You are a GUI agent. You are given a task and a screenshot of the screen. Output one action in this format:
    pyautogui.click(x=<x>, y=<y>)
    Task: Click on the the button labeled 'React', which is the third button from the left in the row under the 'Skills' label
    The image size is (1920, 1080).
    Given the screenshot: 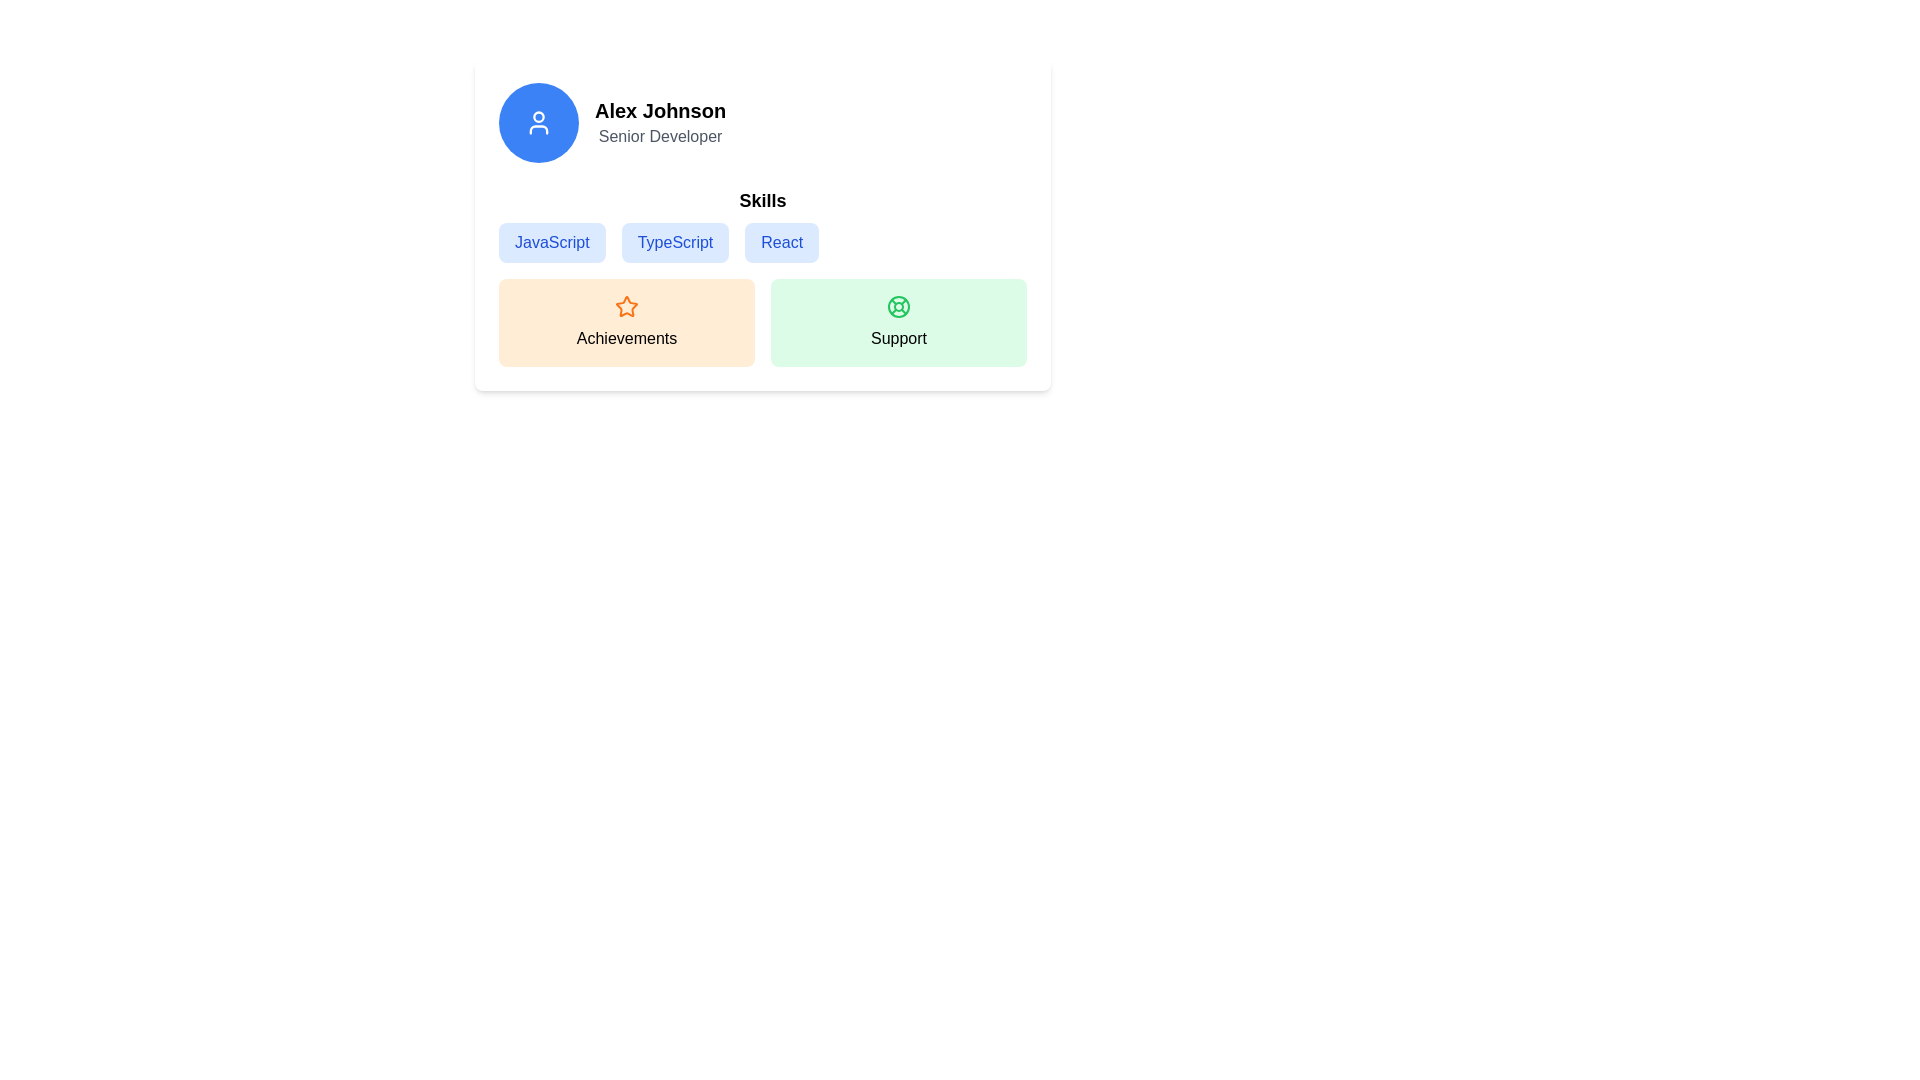 What is the action you would take?
    pyautogui.click(x=762, y=224)
    